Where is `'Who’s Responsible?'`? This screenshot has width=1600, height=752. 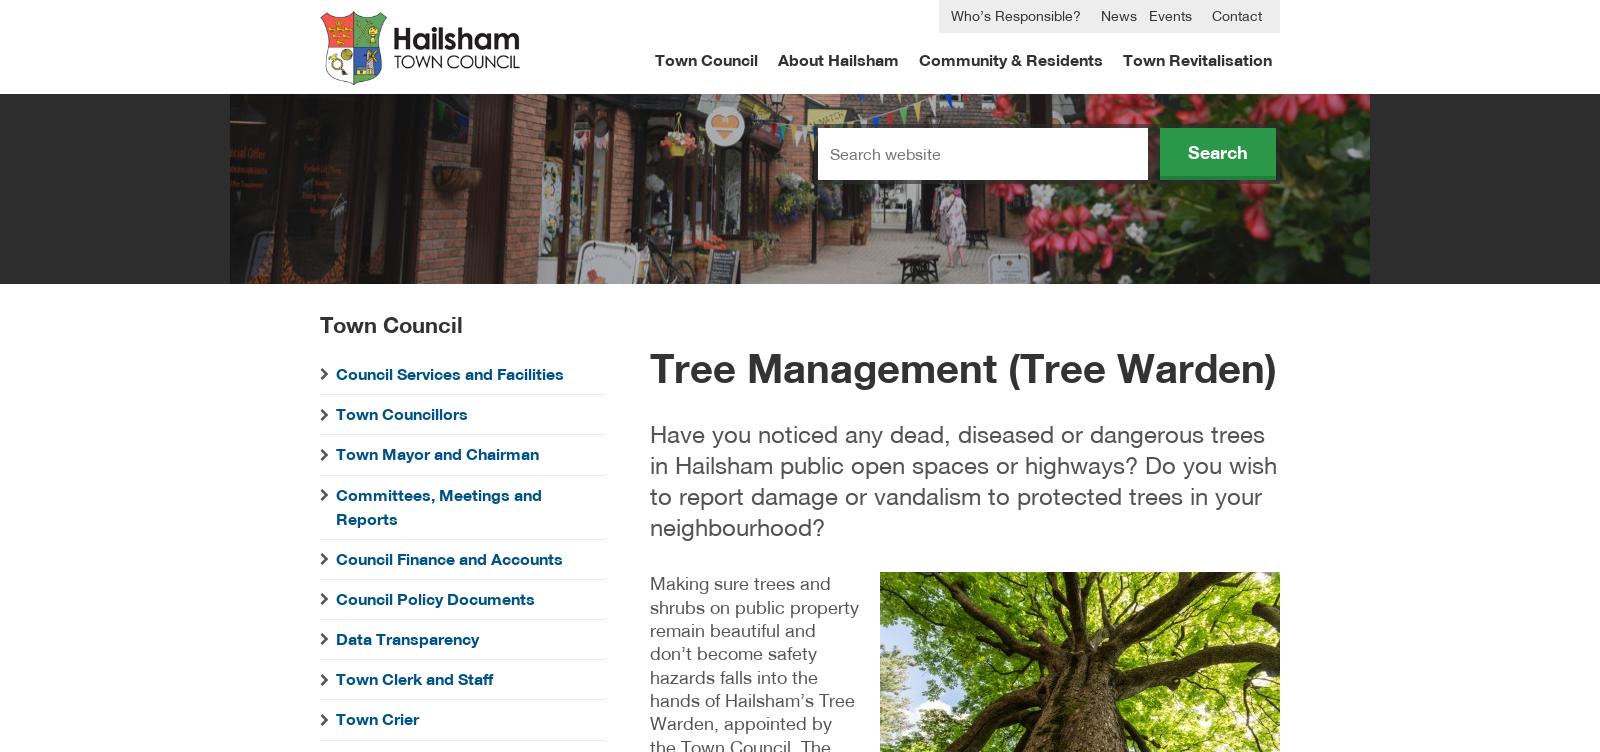
'Who’s Responsible?' is located at coordinates (1016, 16).